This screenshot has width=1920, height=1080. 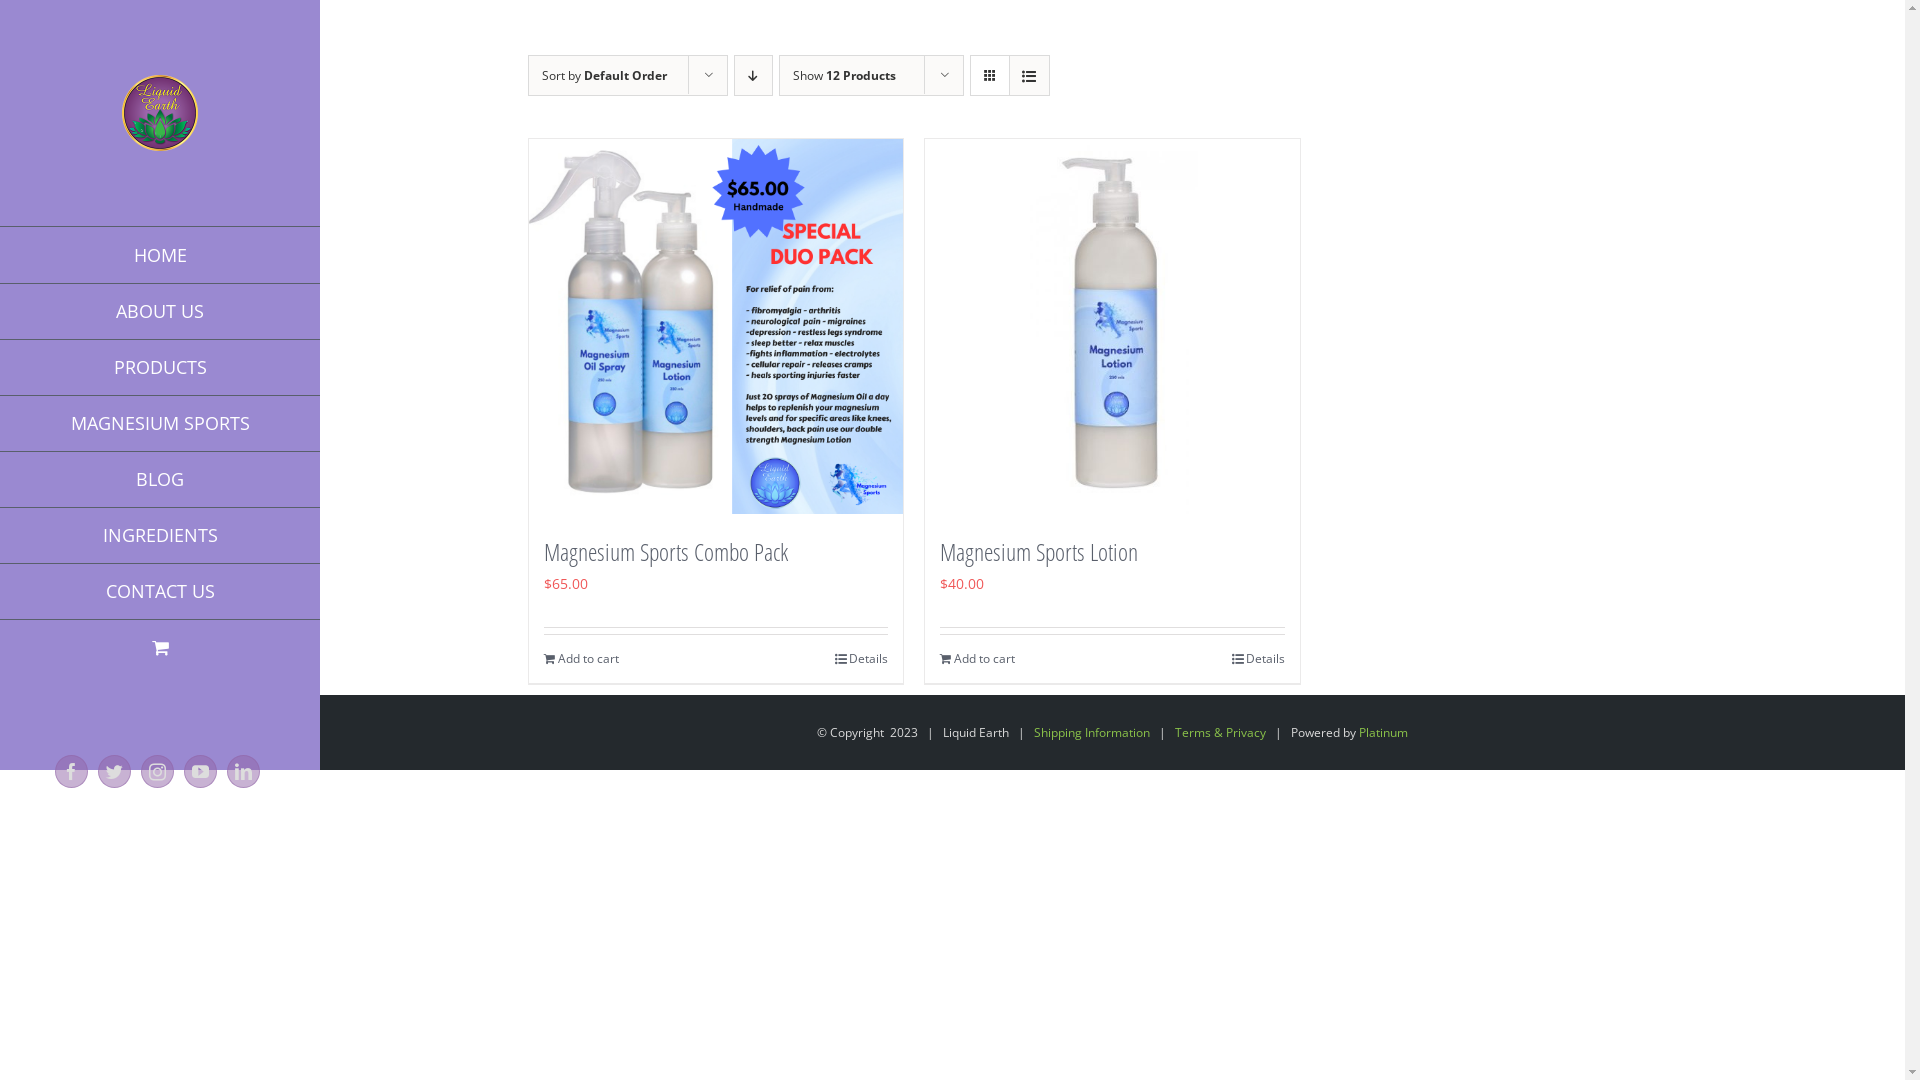 What do you see at coordinates (158, 534) in the screenshot?
I see `'INGREDIENTS'` at bounding box center [158, 534].